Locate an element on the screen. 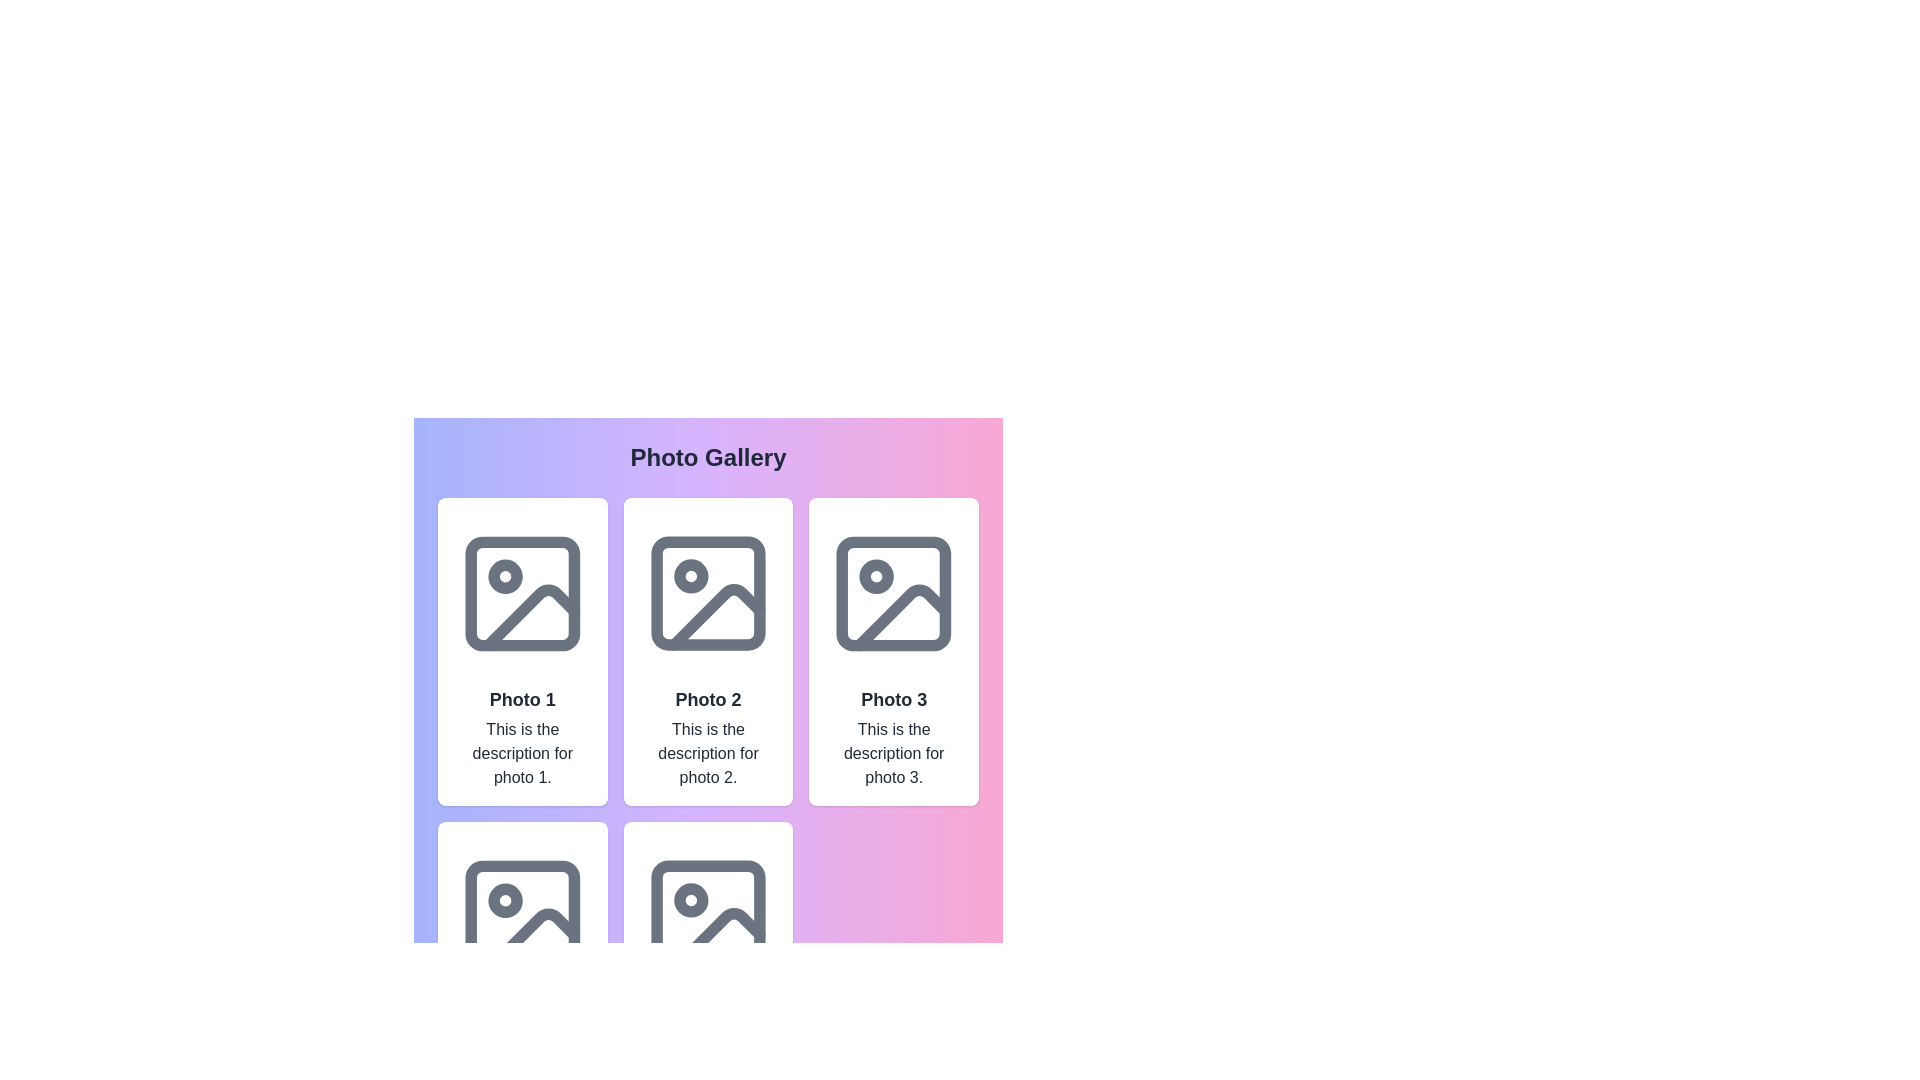  the role of the small circular SVG element located within the third image placeholder is located at coordinates (877, 576).